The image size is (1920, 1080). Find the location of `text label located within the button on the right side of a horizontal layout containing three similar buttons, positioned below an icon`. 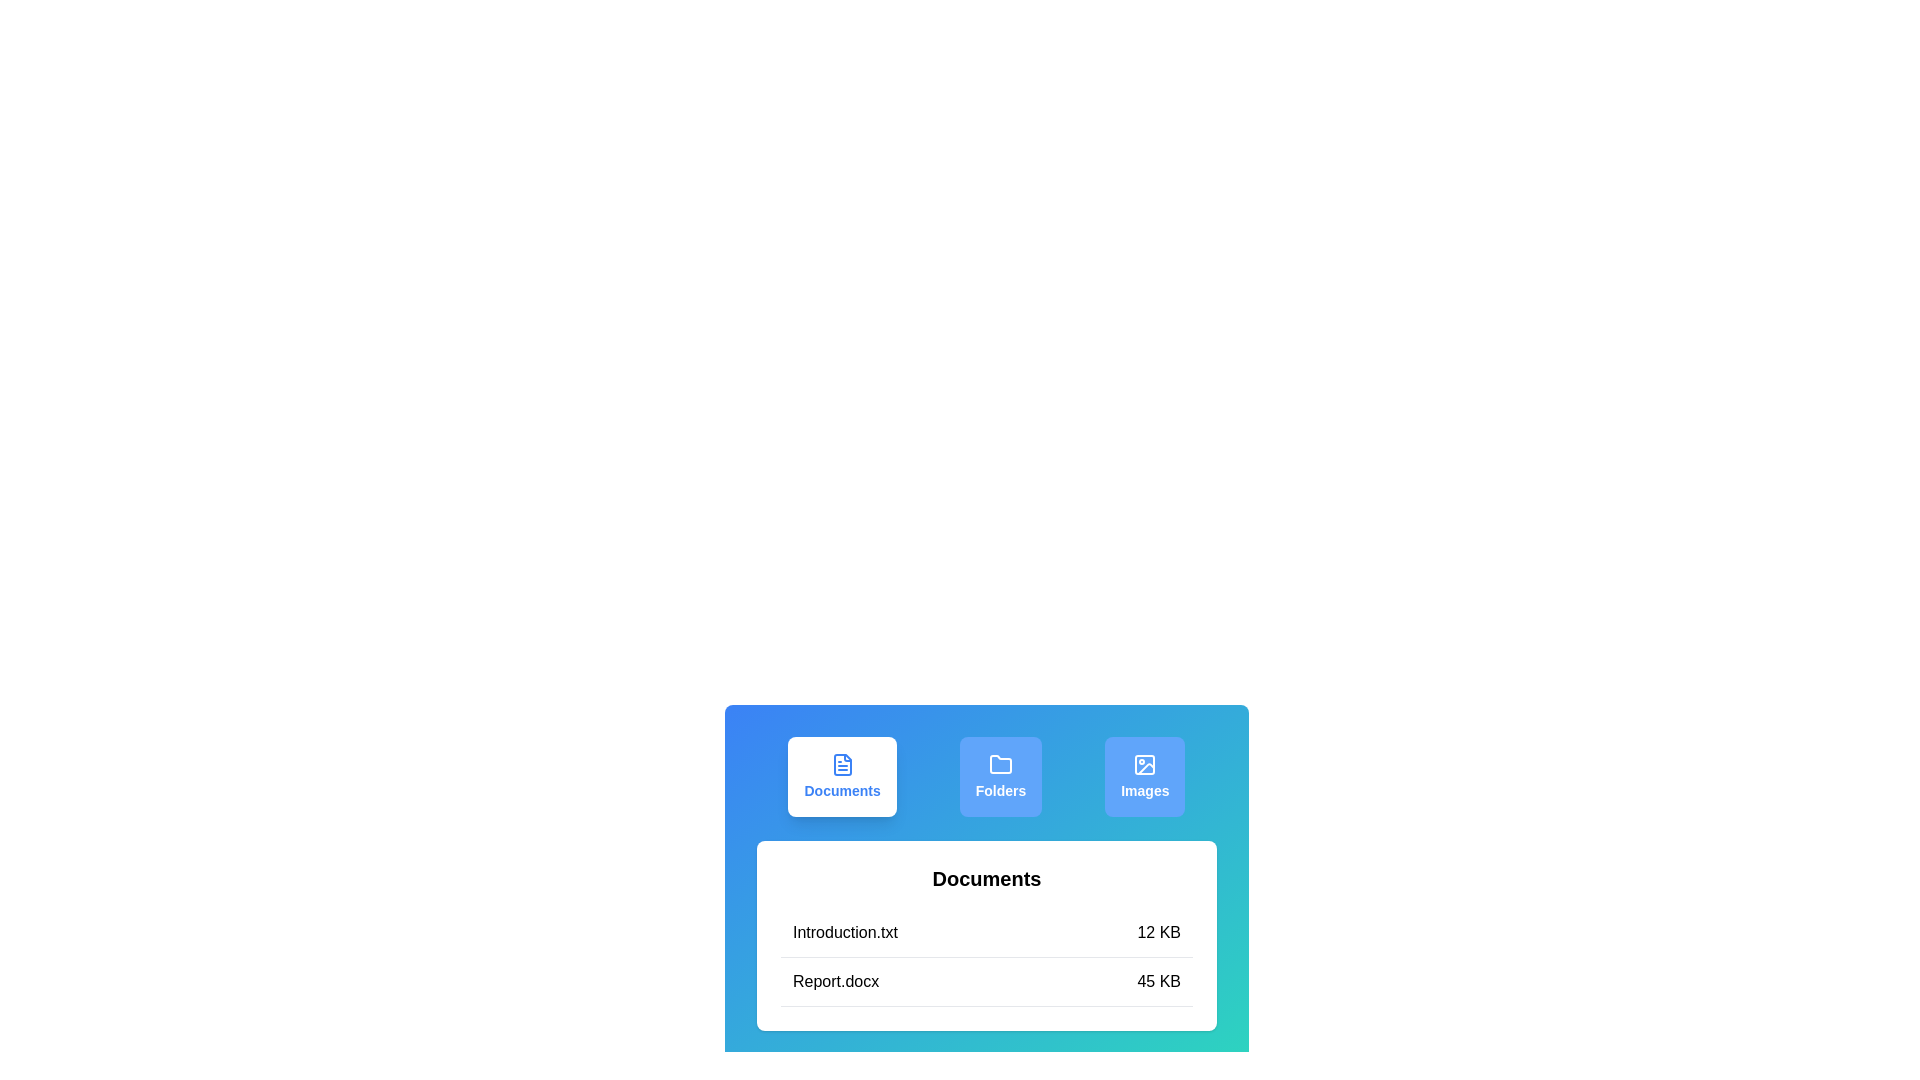

text label located within the button on the right side of a horizontal layout containing three similar buttons, positioned below an icon is located at coordinates (1145, 789).